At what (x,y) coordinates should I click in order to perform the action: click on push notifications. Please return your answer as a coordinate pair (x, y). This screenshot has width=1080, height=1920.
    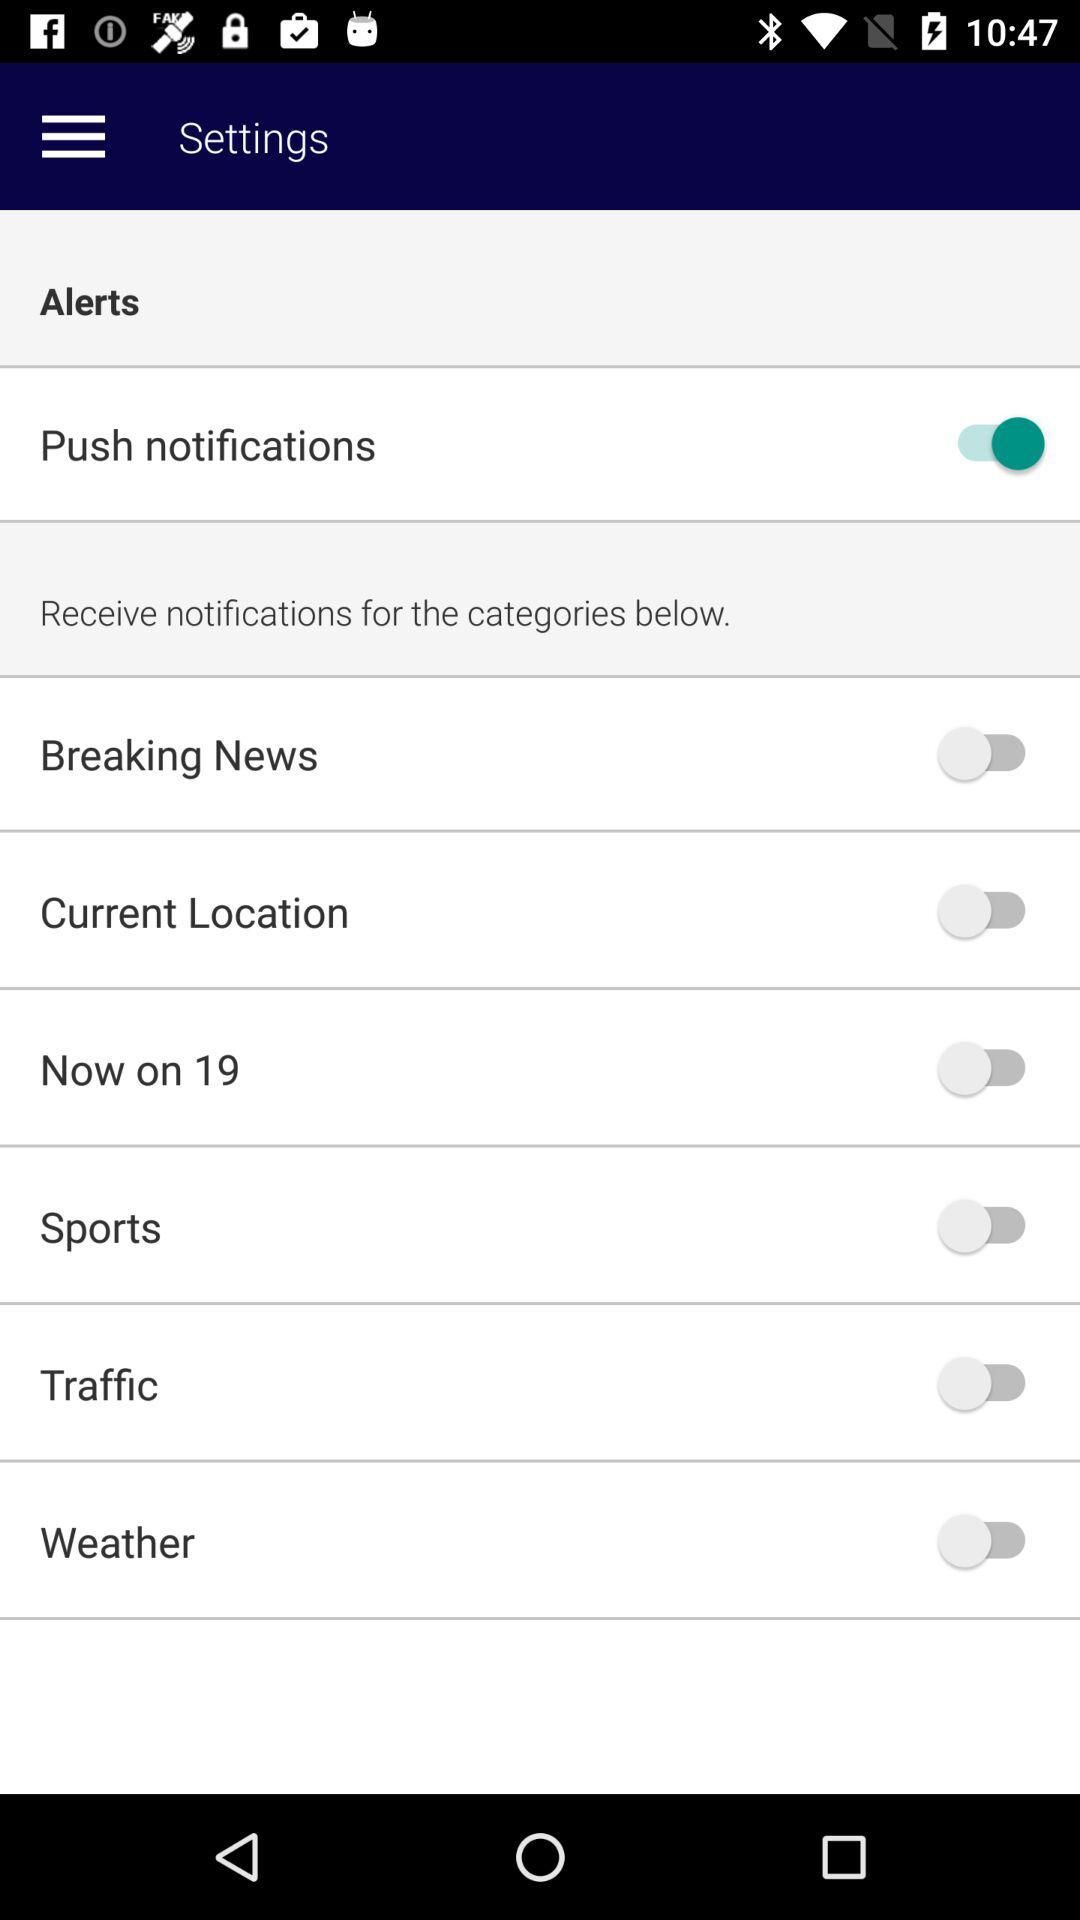
    Looking at the image, I should click on (991, 442).